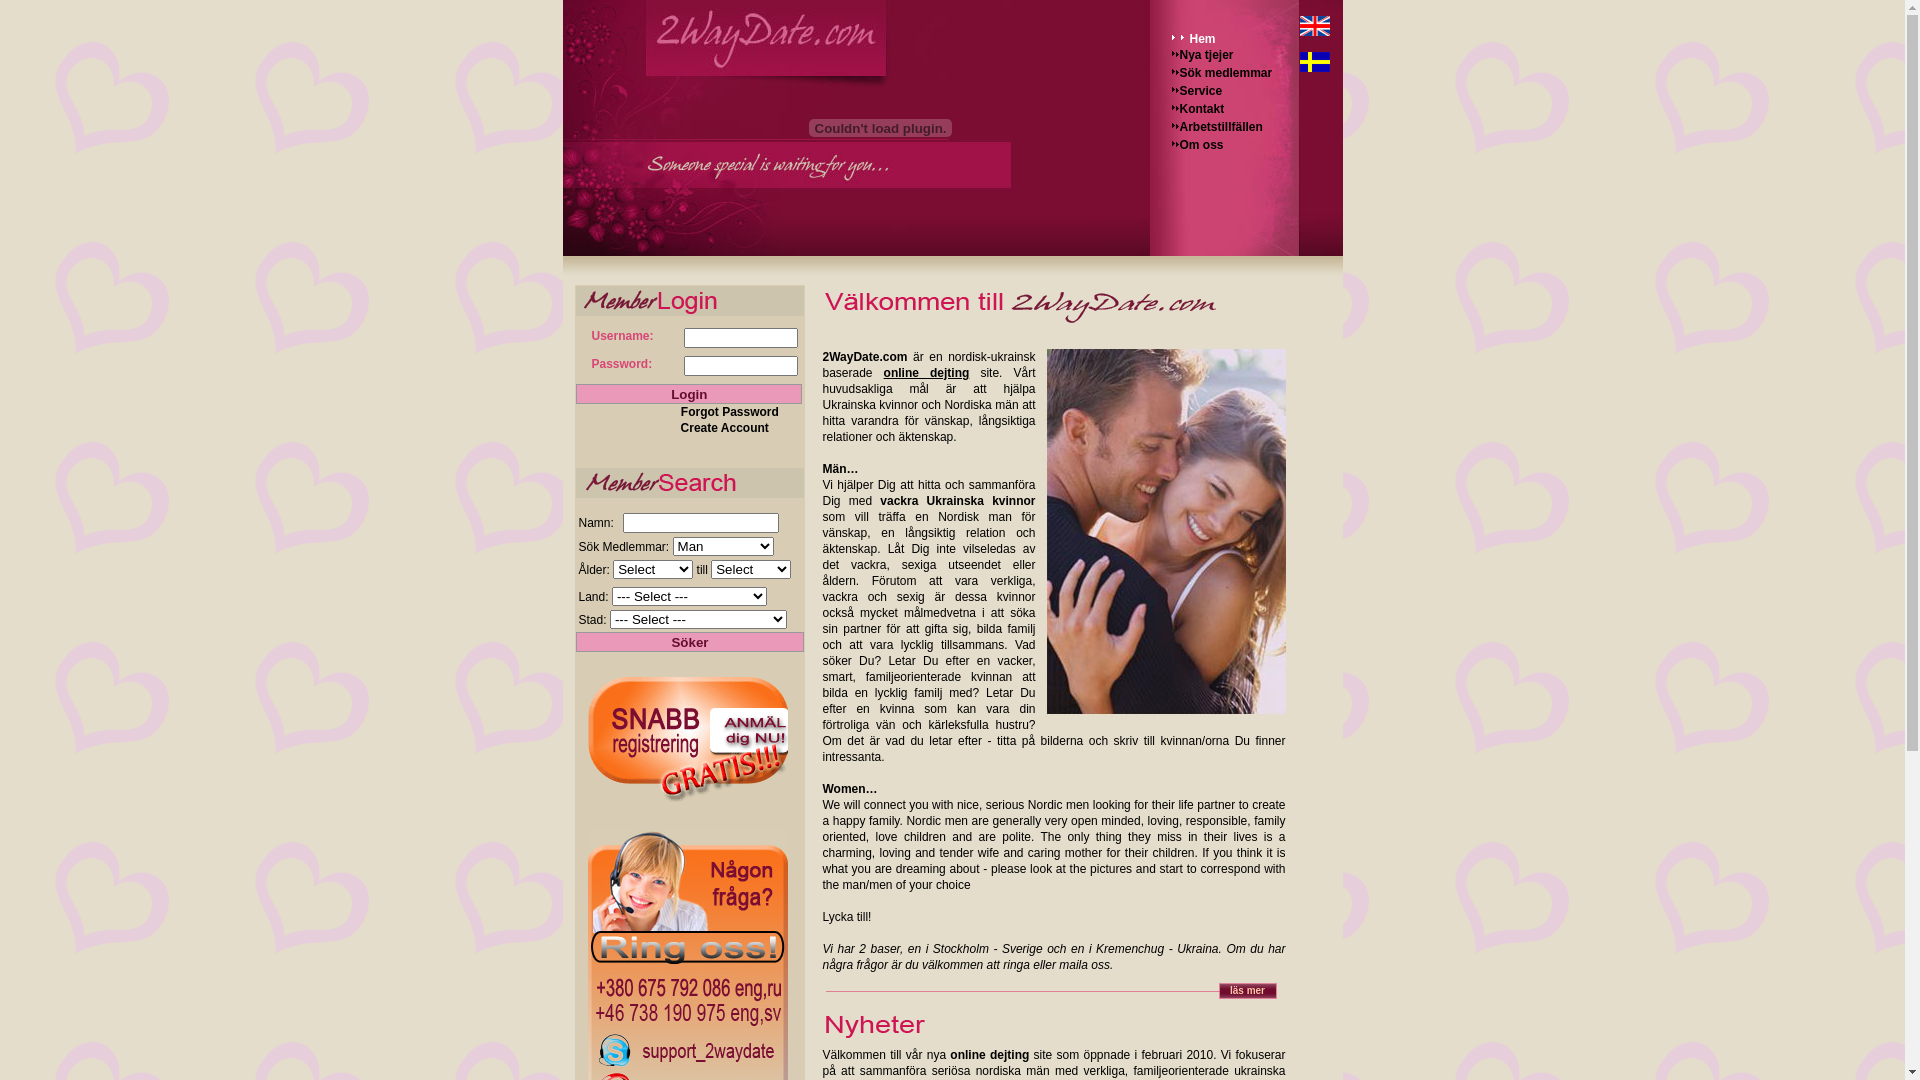  I want to click on 'Om oss', so click(1200, 144).